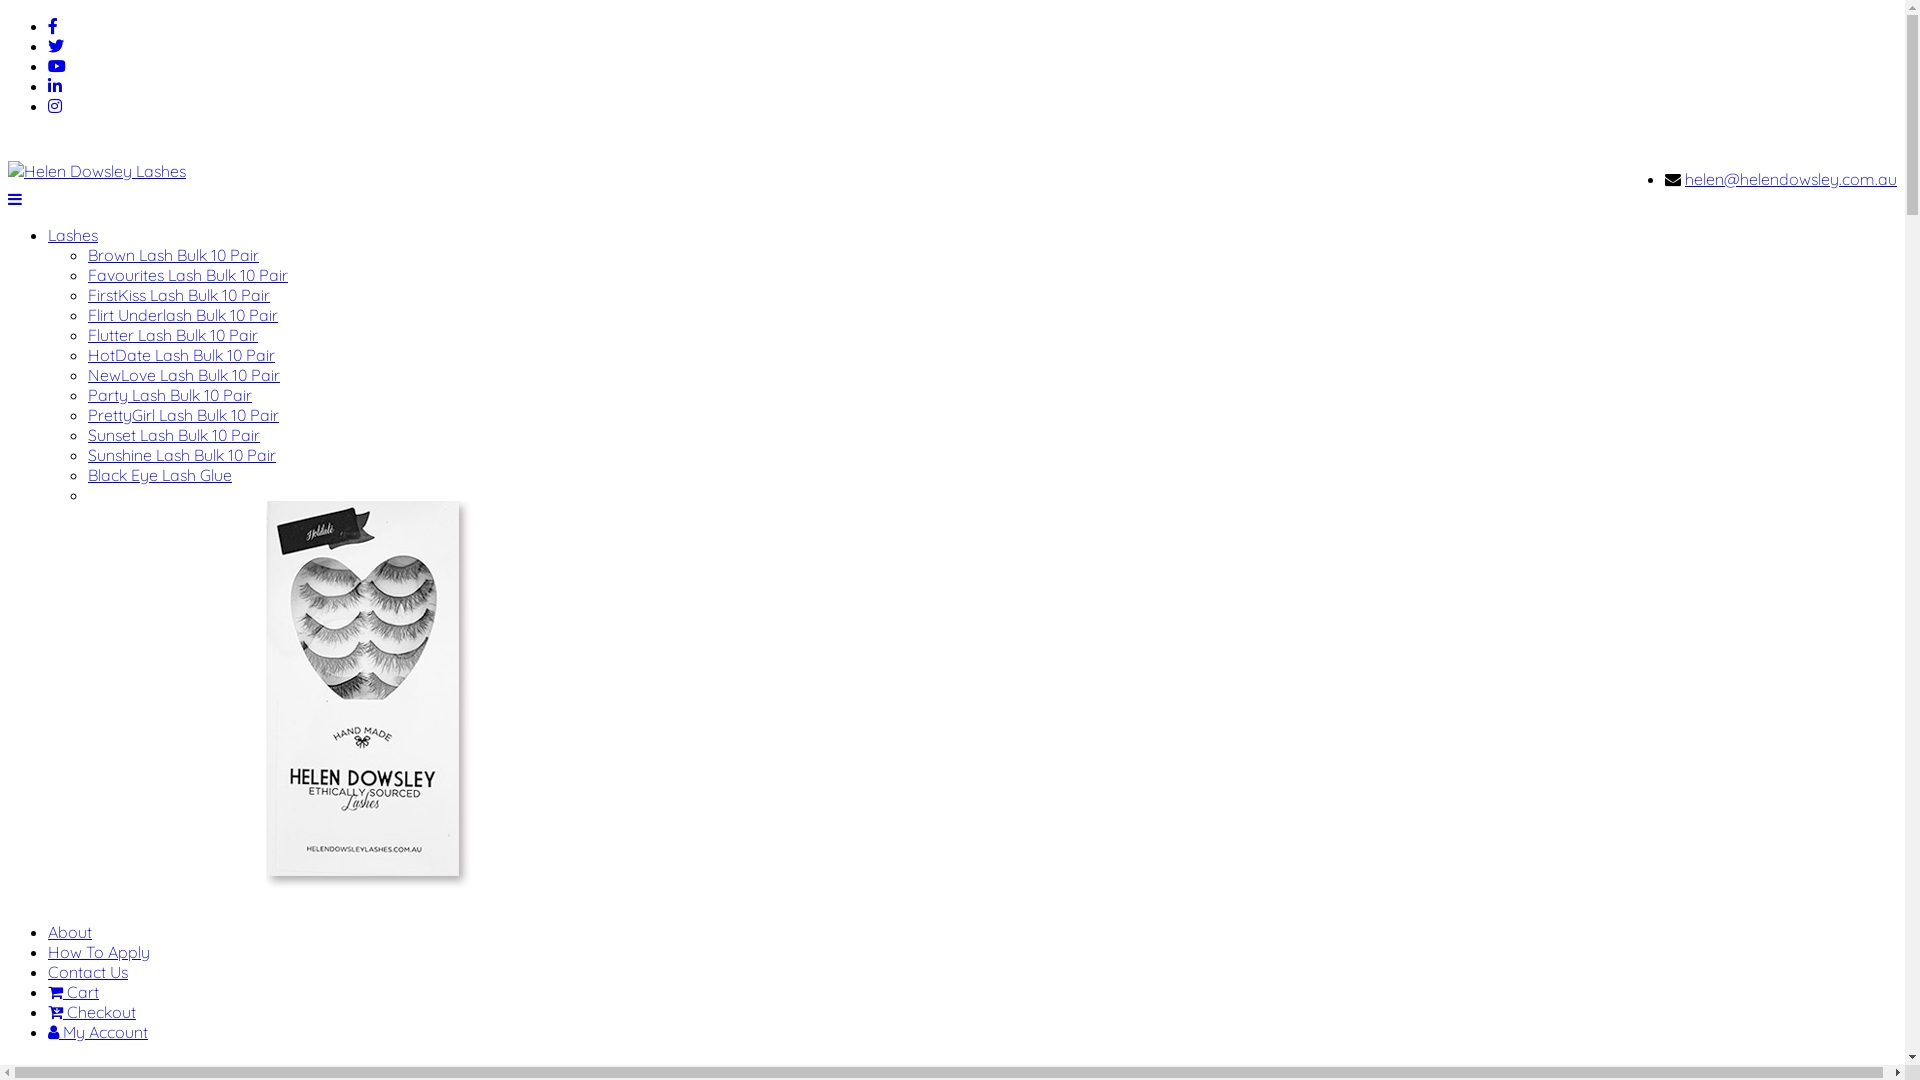  I want to click on 'Checkout', so click(90, 1011).